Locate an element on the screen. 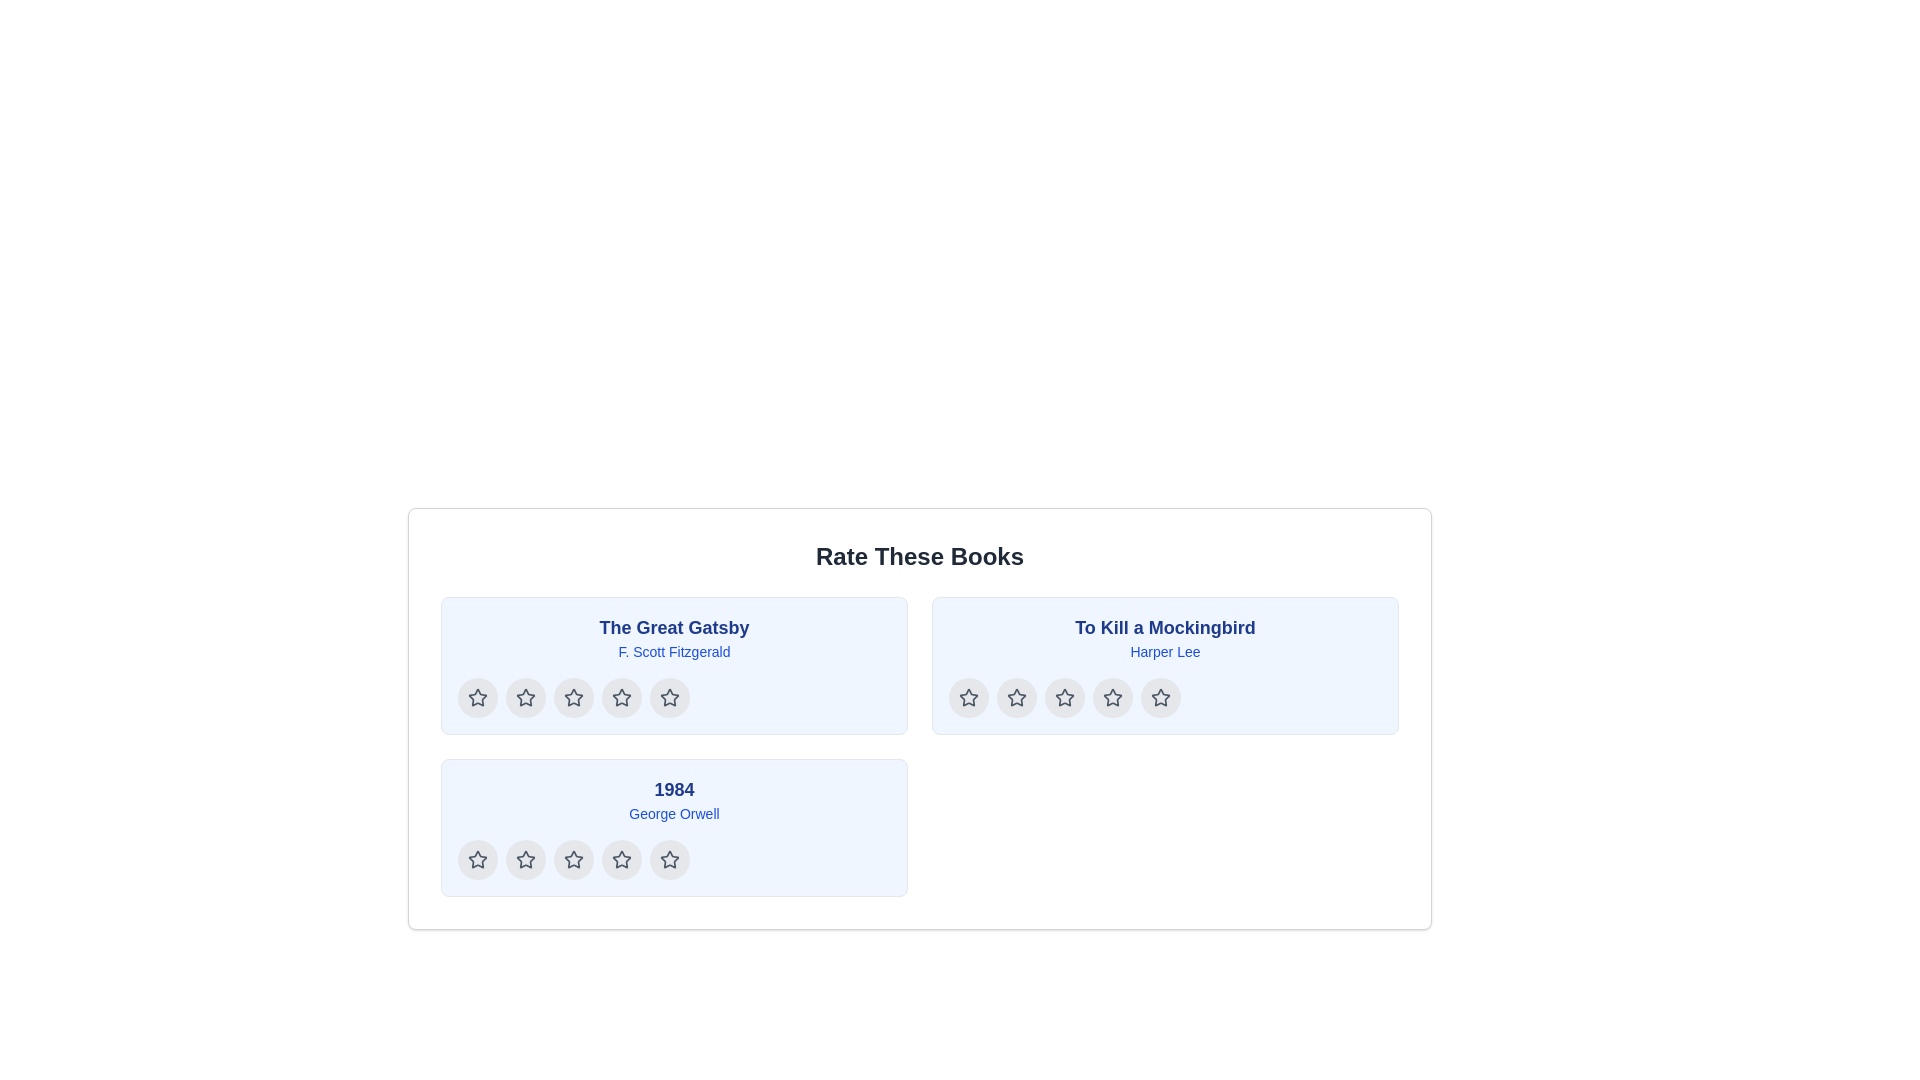 Image resolution: width=1920 pixels, height=1080 pixels. the text label displaying 'The Great Gatsby' in a large, bold font and dark blue color, which is positioned inside a light blue box in the 'Rate These Books' section is located at coordinates (674, 627).